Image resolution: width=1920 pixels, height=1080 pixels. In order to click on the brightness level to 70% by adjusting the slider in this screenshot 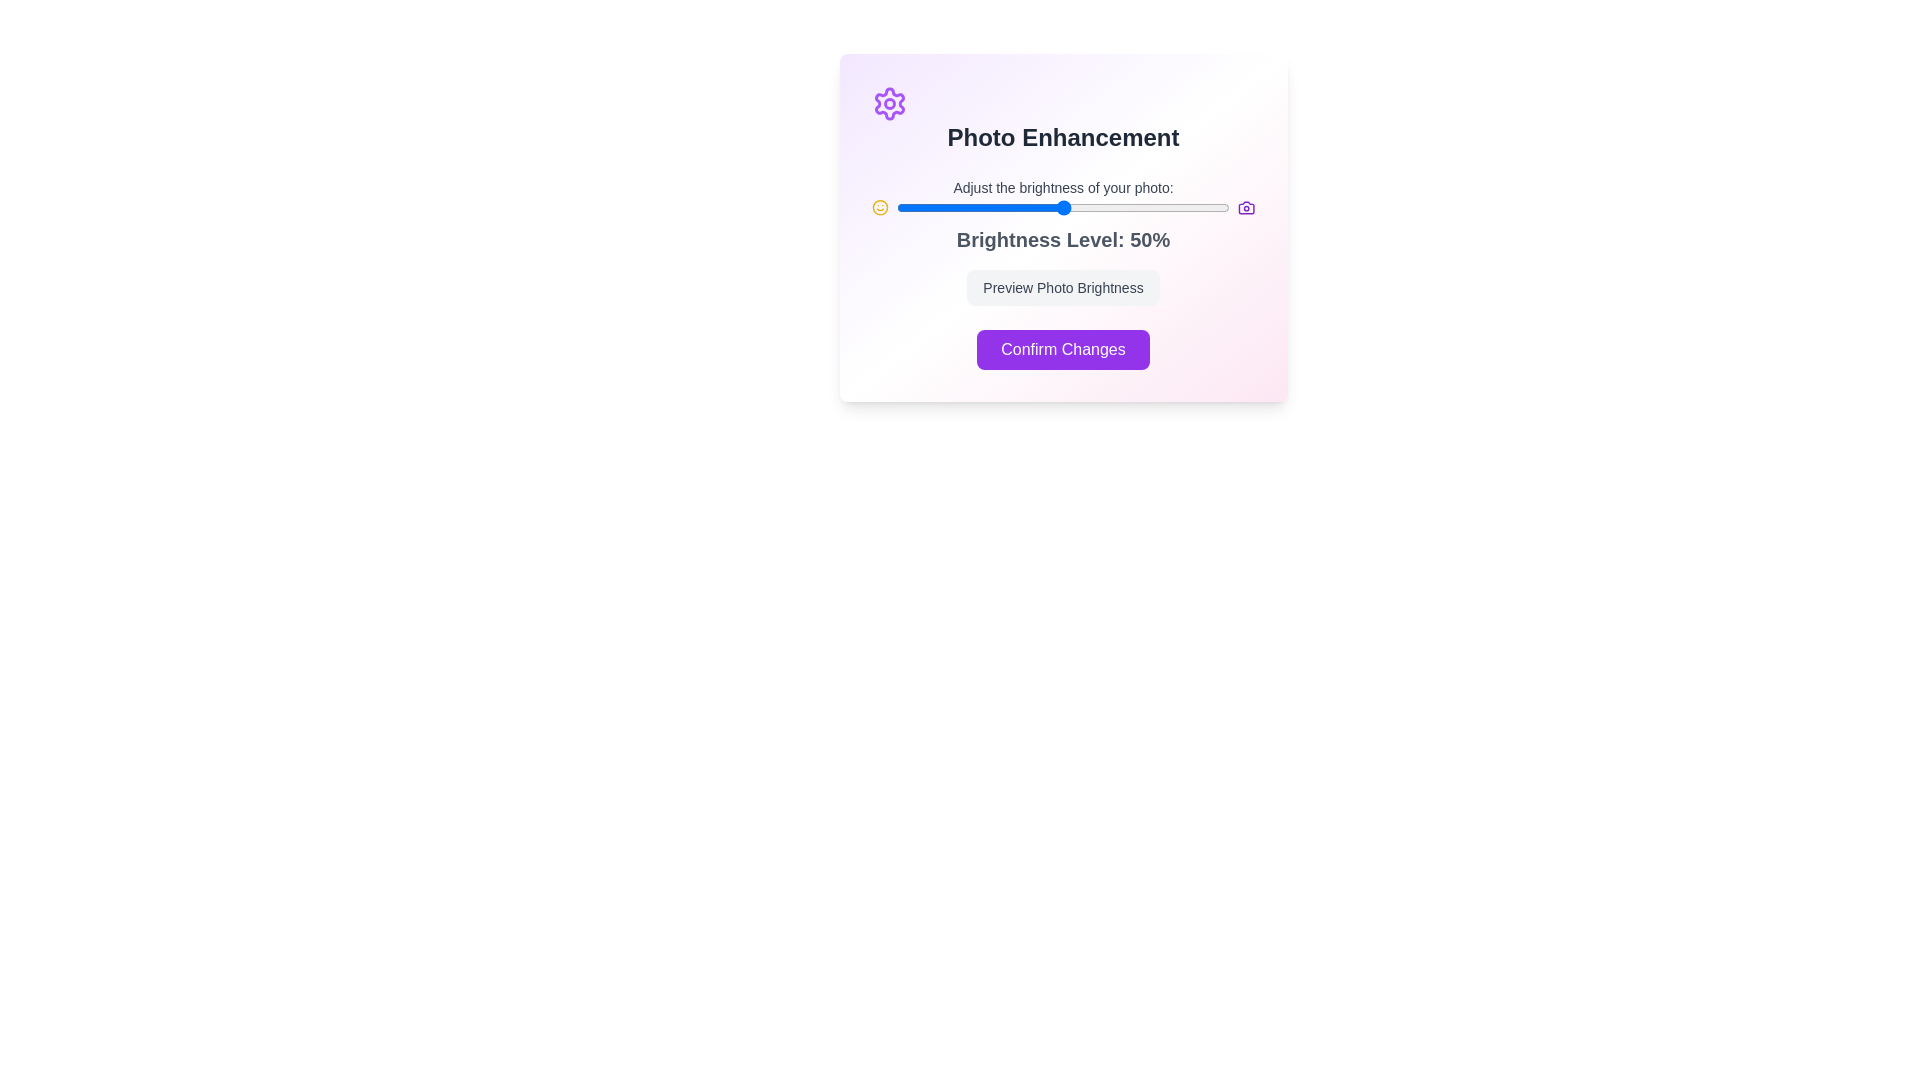, I will do `click(1130, 208)`.